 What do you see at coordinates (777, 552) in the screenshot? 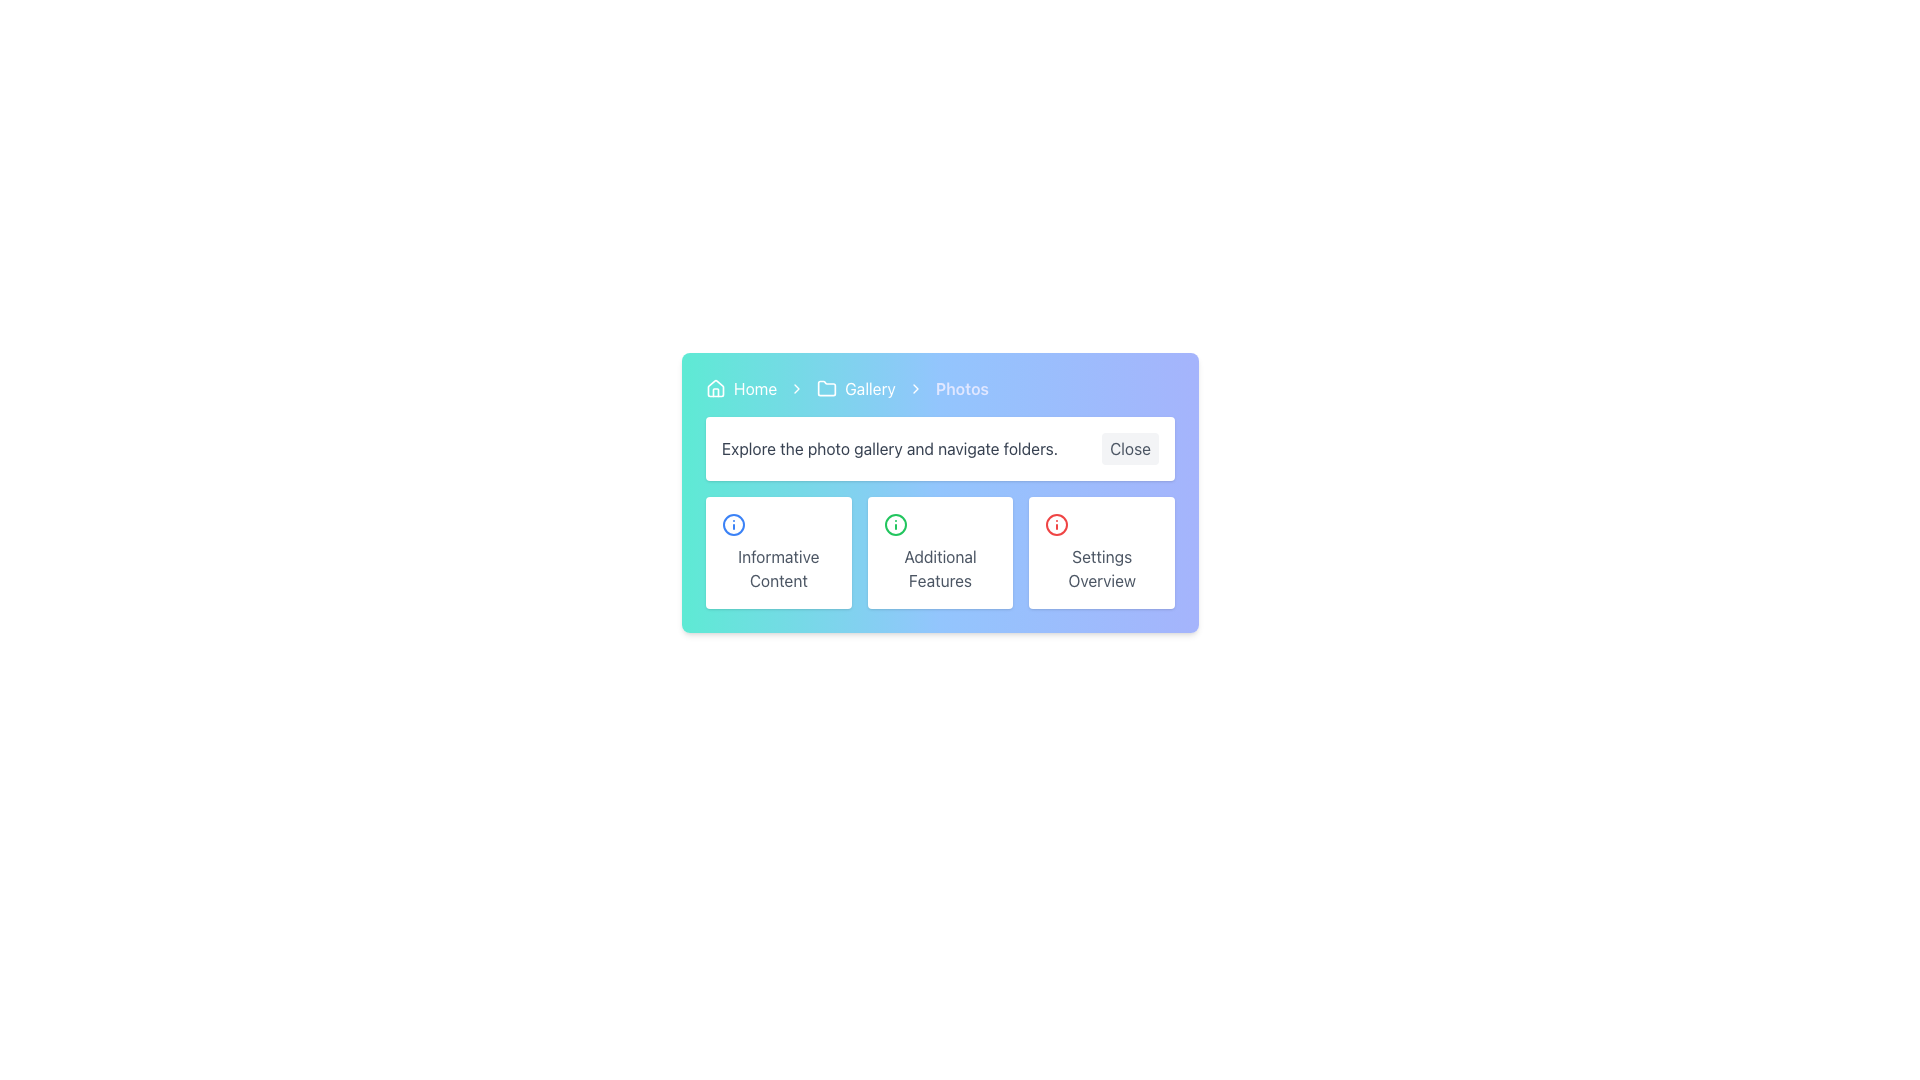
I see `the Informational Card located in the top-left area of the grid` at bounding box center [777, 552].